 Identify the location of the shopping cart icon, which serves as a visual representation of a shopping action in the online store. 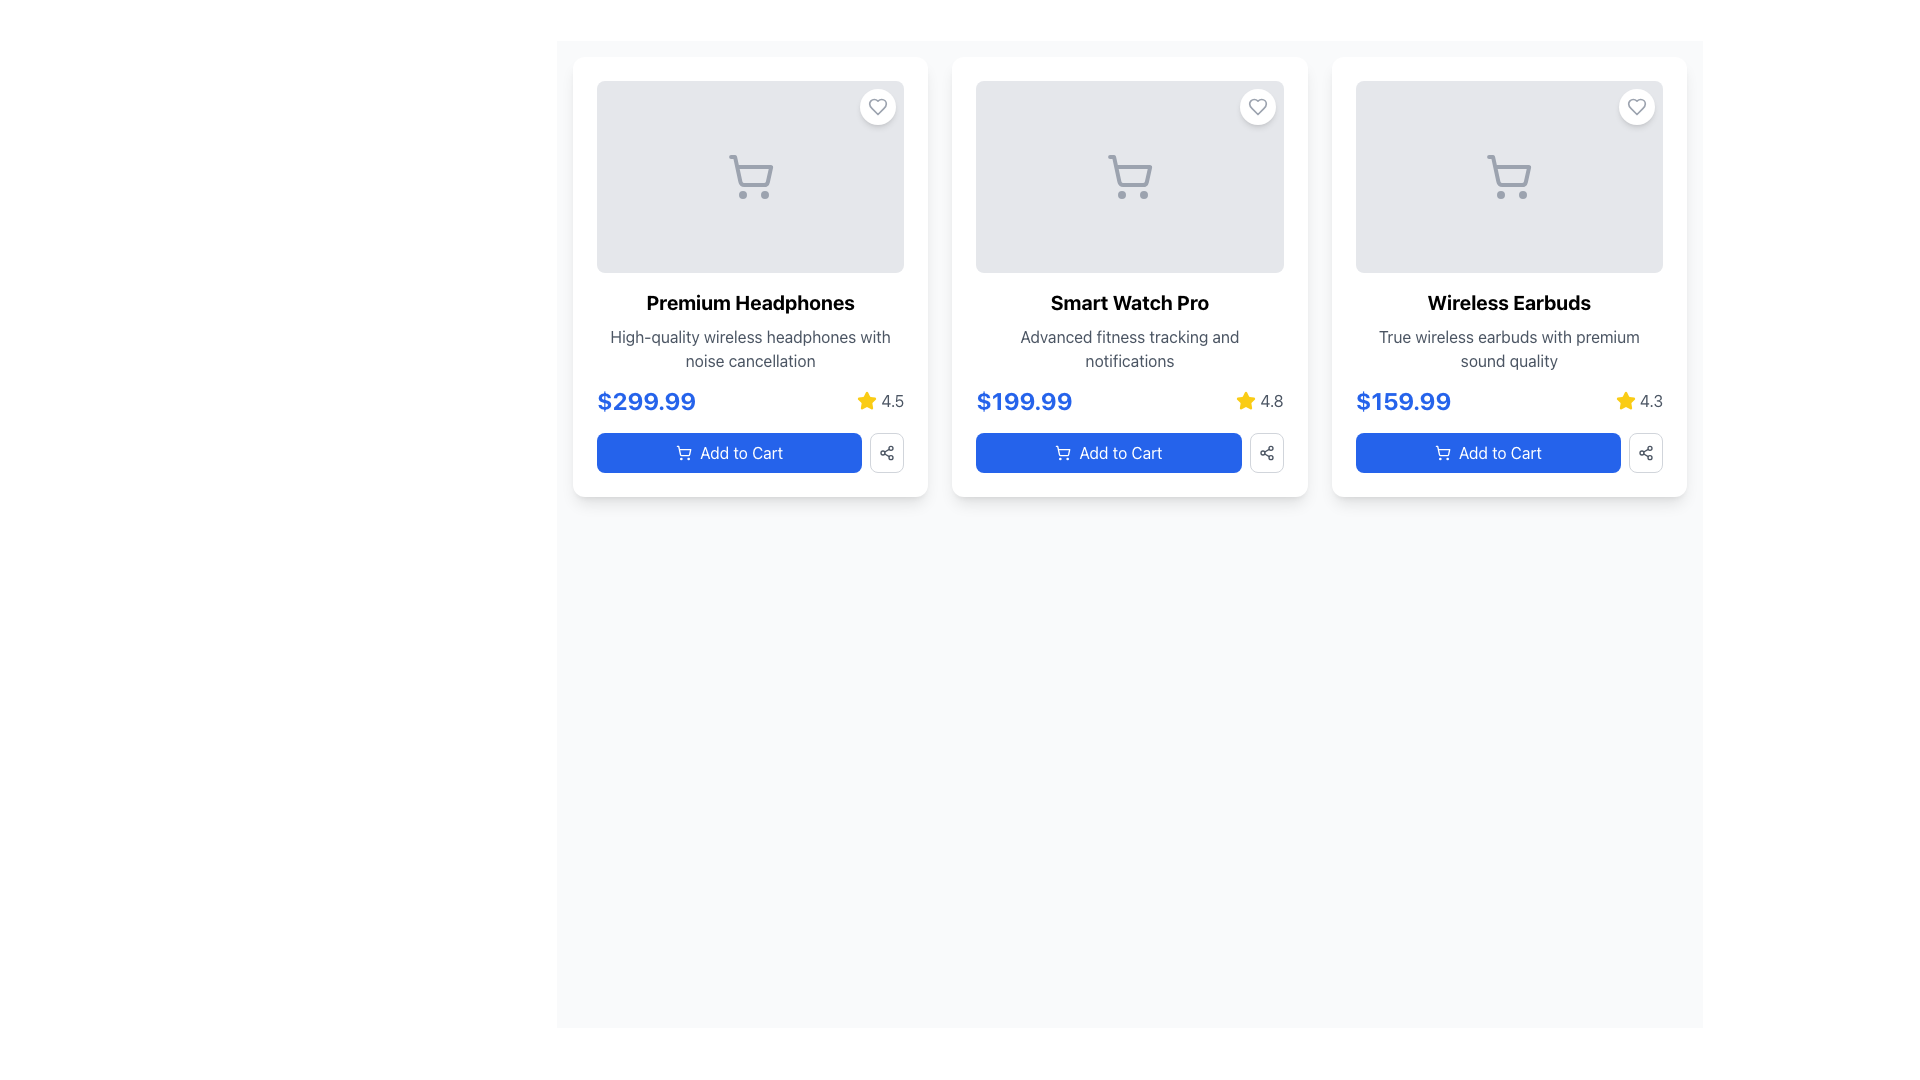
(1129, 176).